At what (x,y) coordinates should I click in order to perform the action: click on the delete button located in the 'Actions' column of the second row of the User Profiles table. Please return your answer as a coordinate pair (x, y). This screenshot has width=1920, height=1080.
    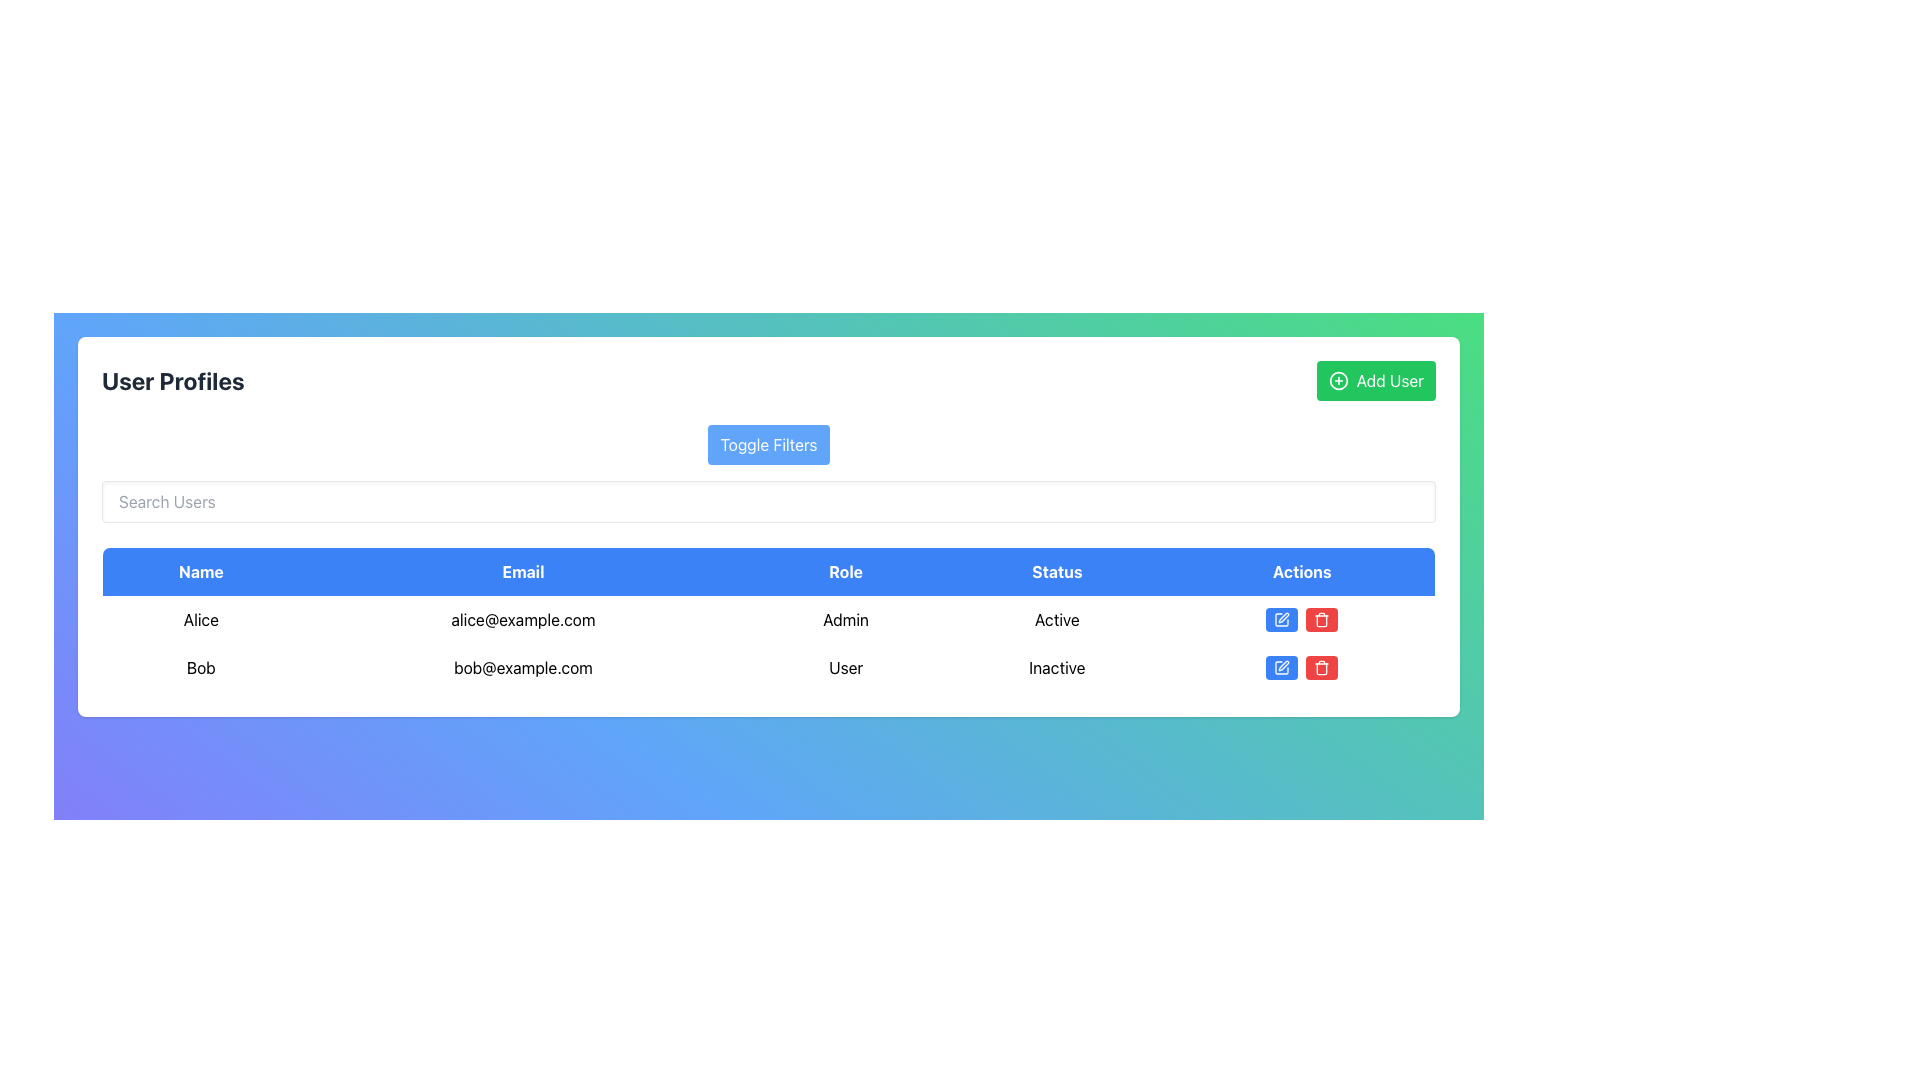
    Looking at the image, I should click on (1322, 619).